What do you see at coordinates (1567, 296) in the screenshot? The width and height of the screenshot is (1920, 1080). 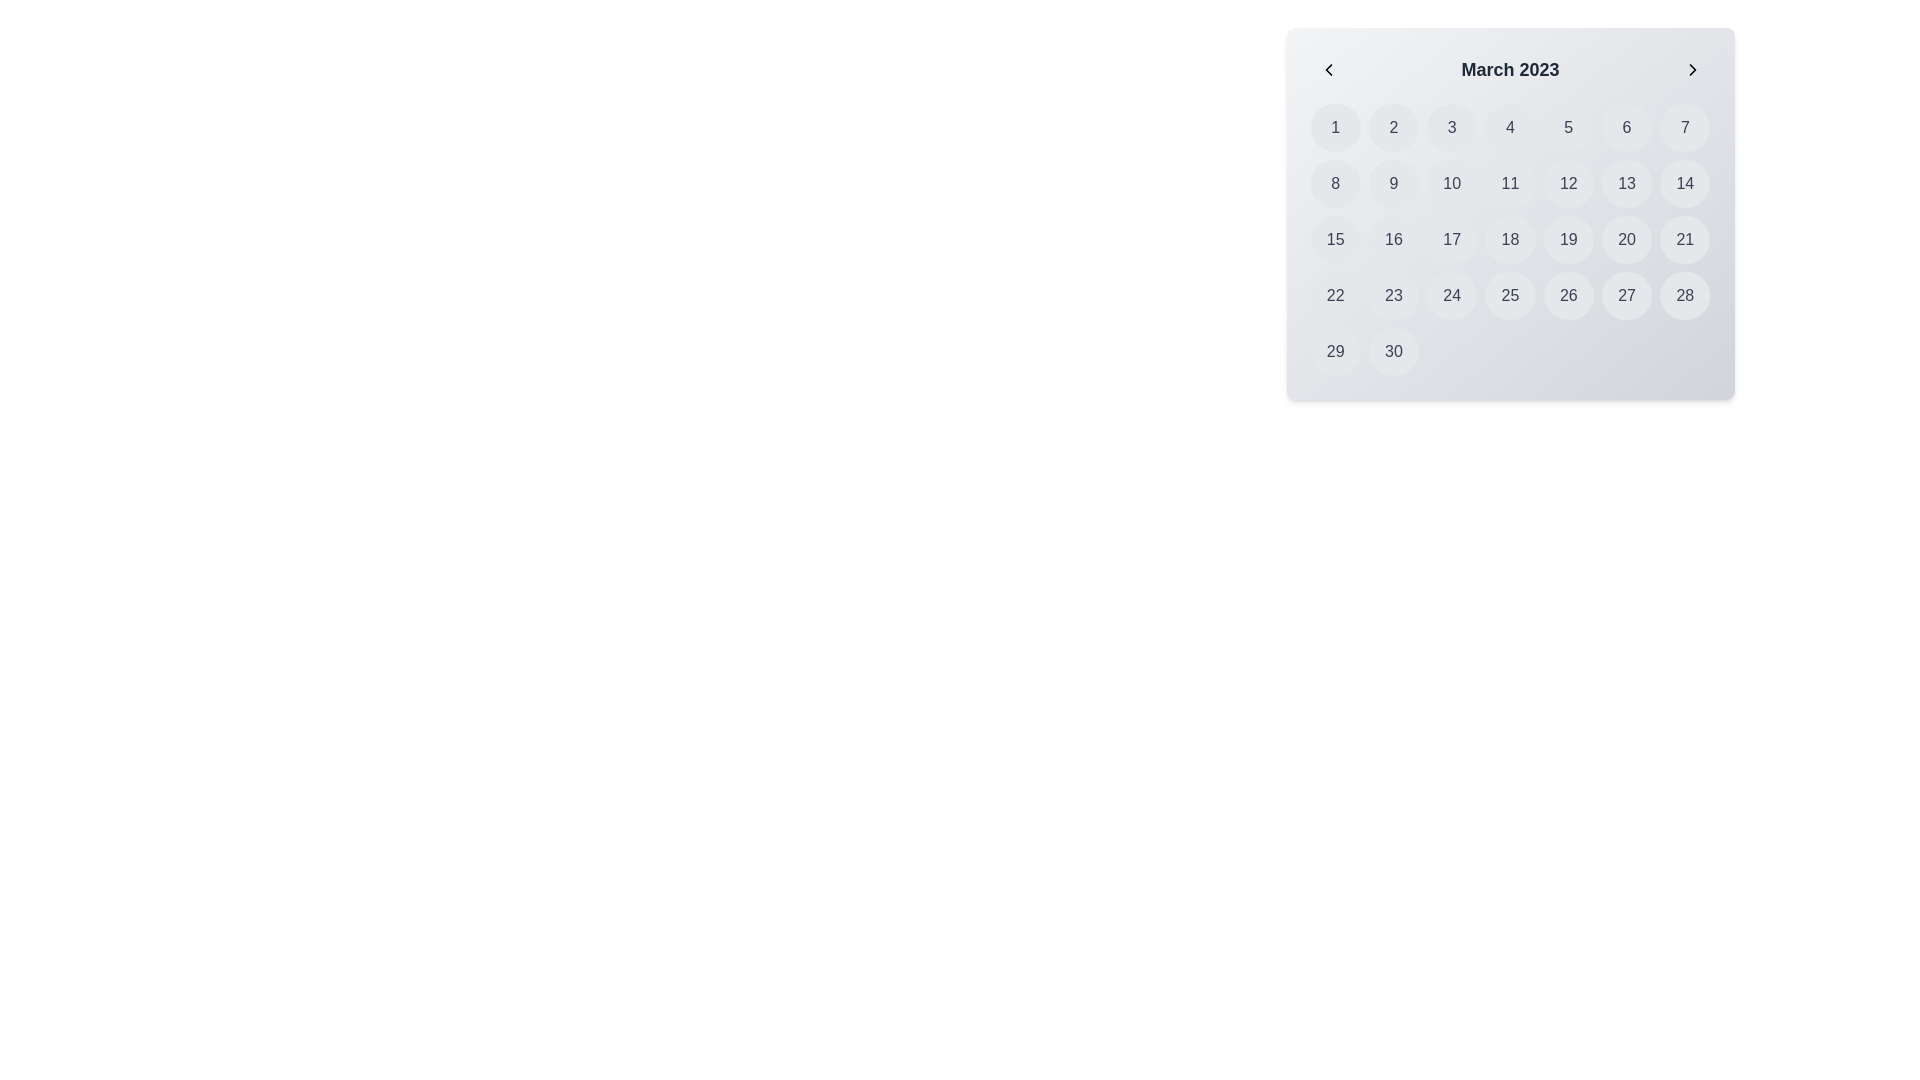 I see `the button representing the 26th day of the calendar month` at bounding box center [1567, 296].